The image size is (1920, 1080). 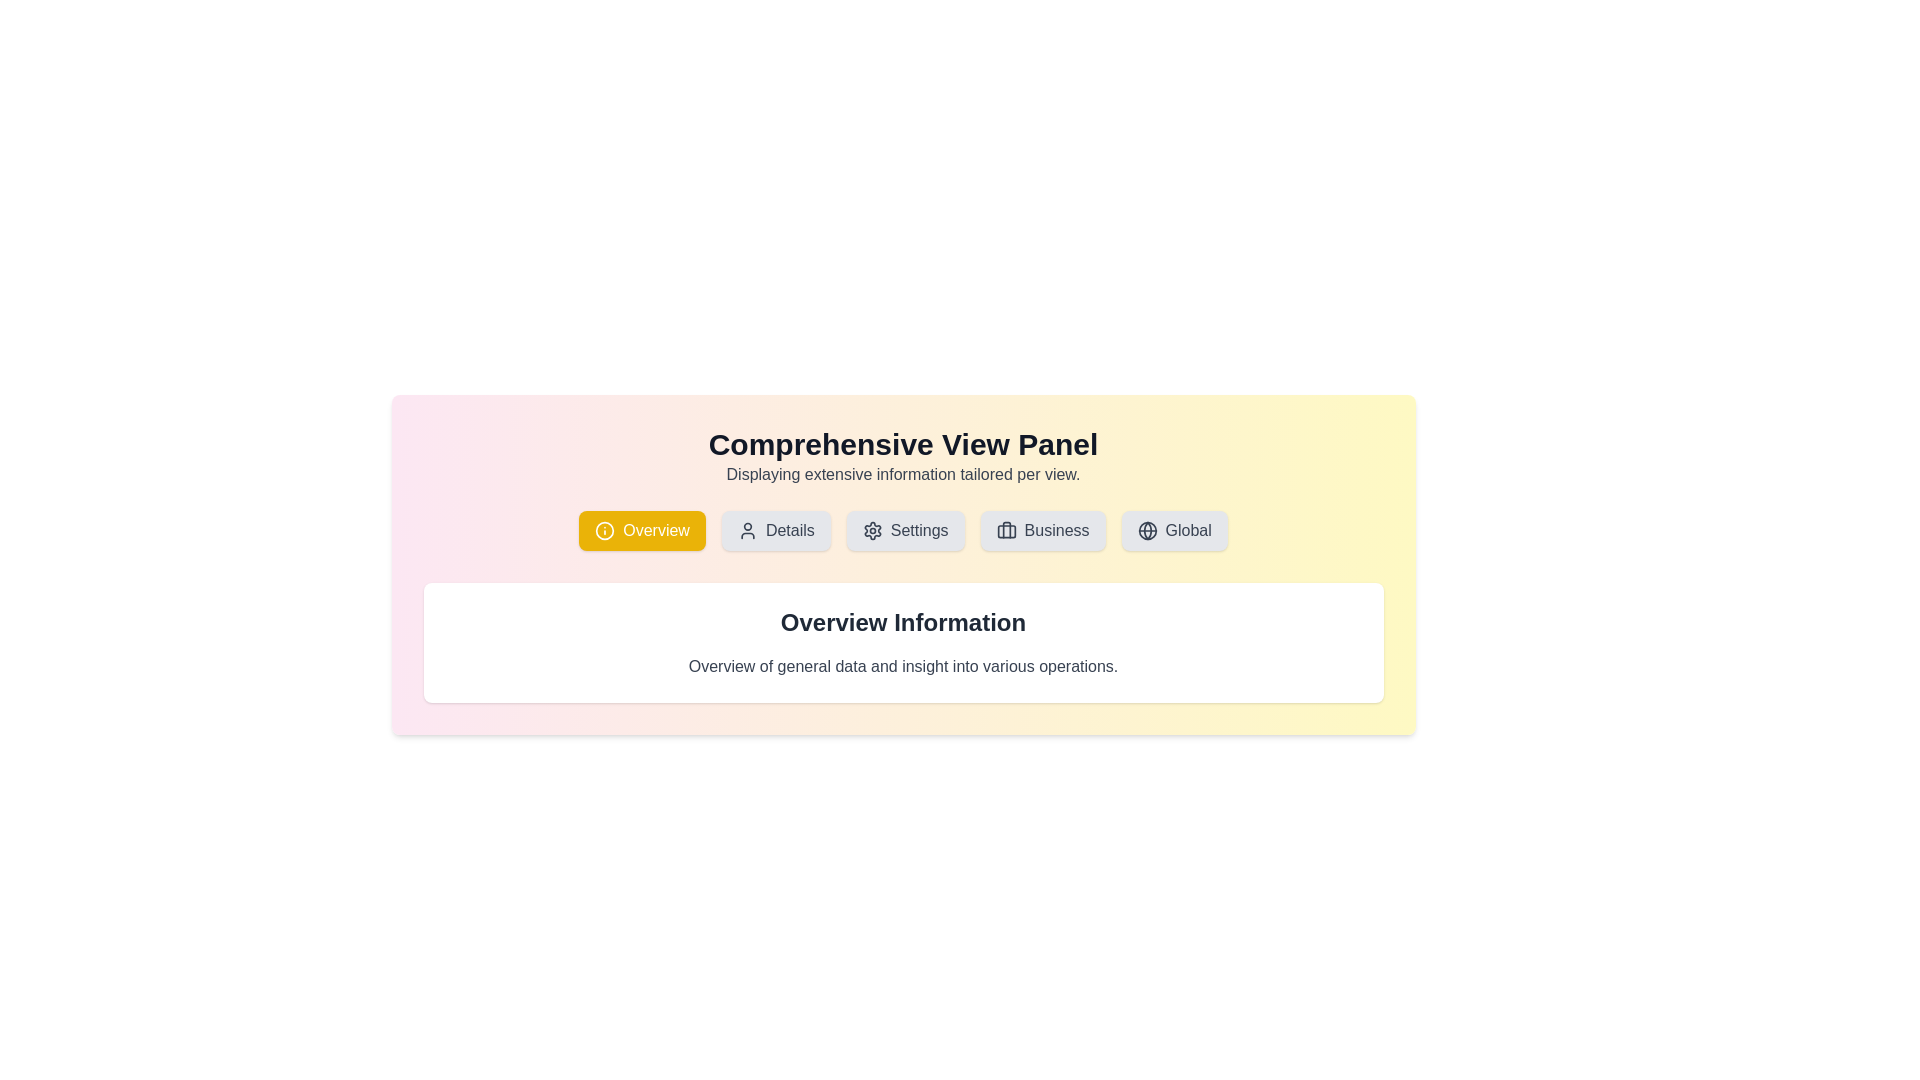 I want to click on the inner rectangular element within the briefcase-shaped icon associated with the 'Business' label in the navigation bar, so click(x=1006, y=530).